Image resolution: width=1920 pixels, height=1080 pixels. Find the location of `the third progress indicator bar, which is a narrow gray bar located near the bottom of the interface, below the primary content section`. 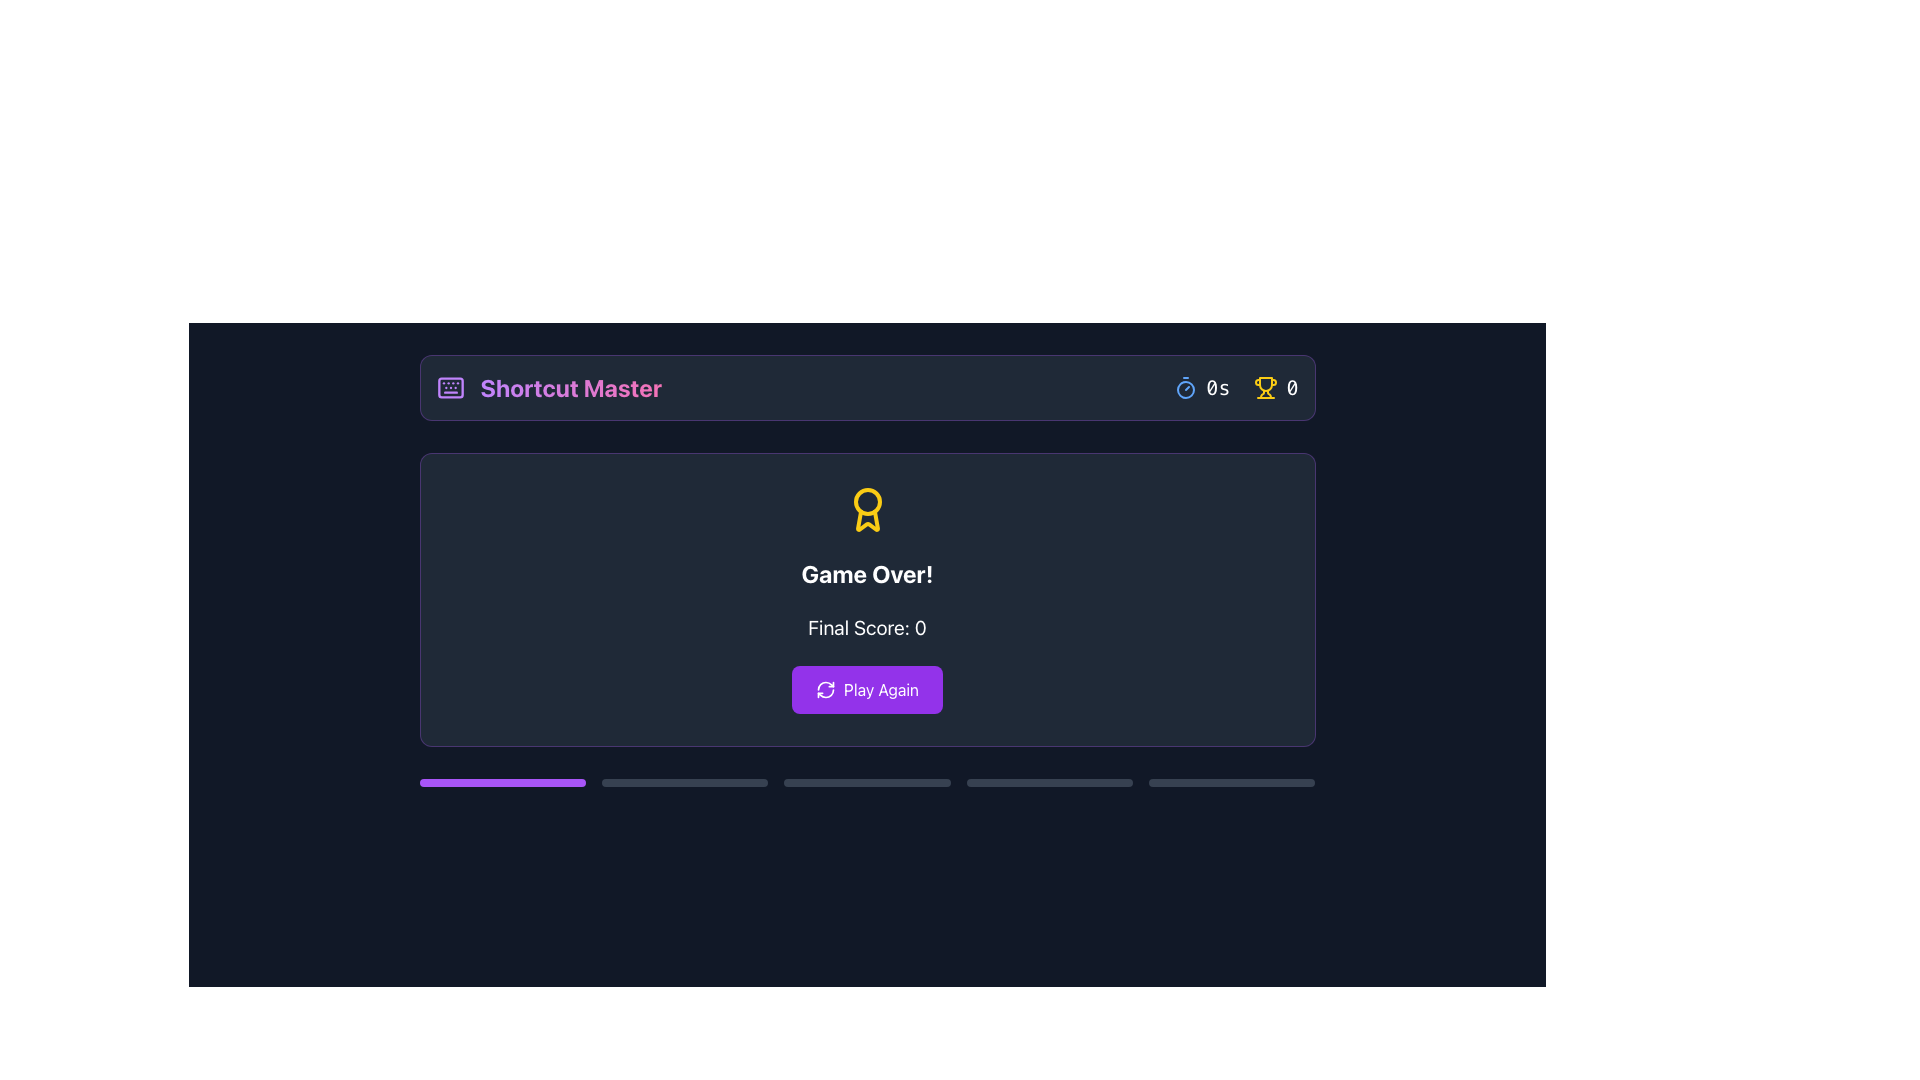

the third progress indicator bar, which is a narrow gray bar located near the bottom of the interface, below the primary content section is located at coordinates (867, 782).